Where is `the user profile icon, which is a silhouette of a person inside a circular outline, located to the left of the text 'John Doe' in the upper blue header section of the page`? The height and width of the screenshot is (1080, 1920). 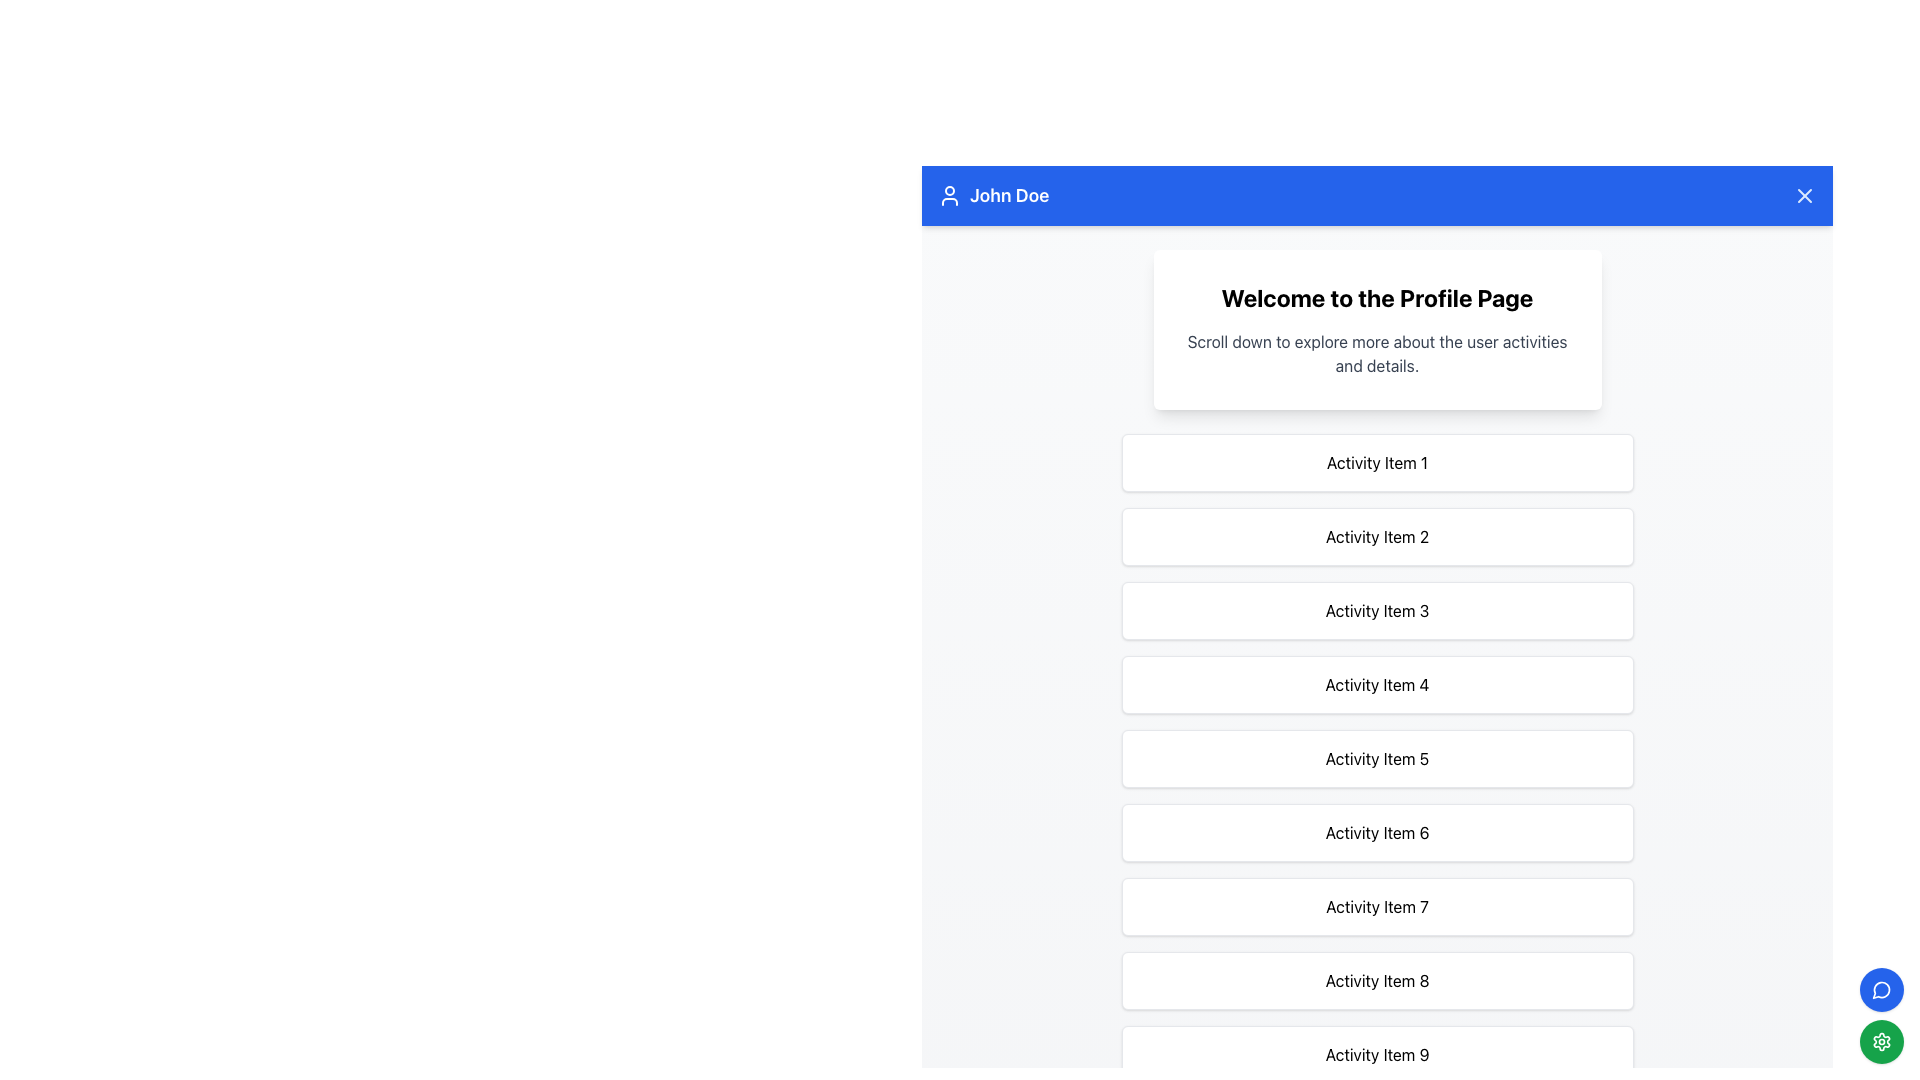
the user profile icon, which is a silhouette of a person inside a circular outline, located to the left of the text 'John Doe' in the upper blue header section of the page is located at coordinates (949, 196).